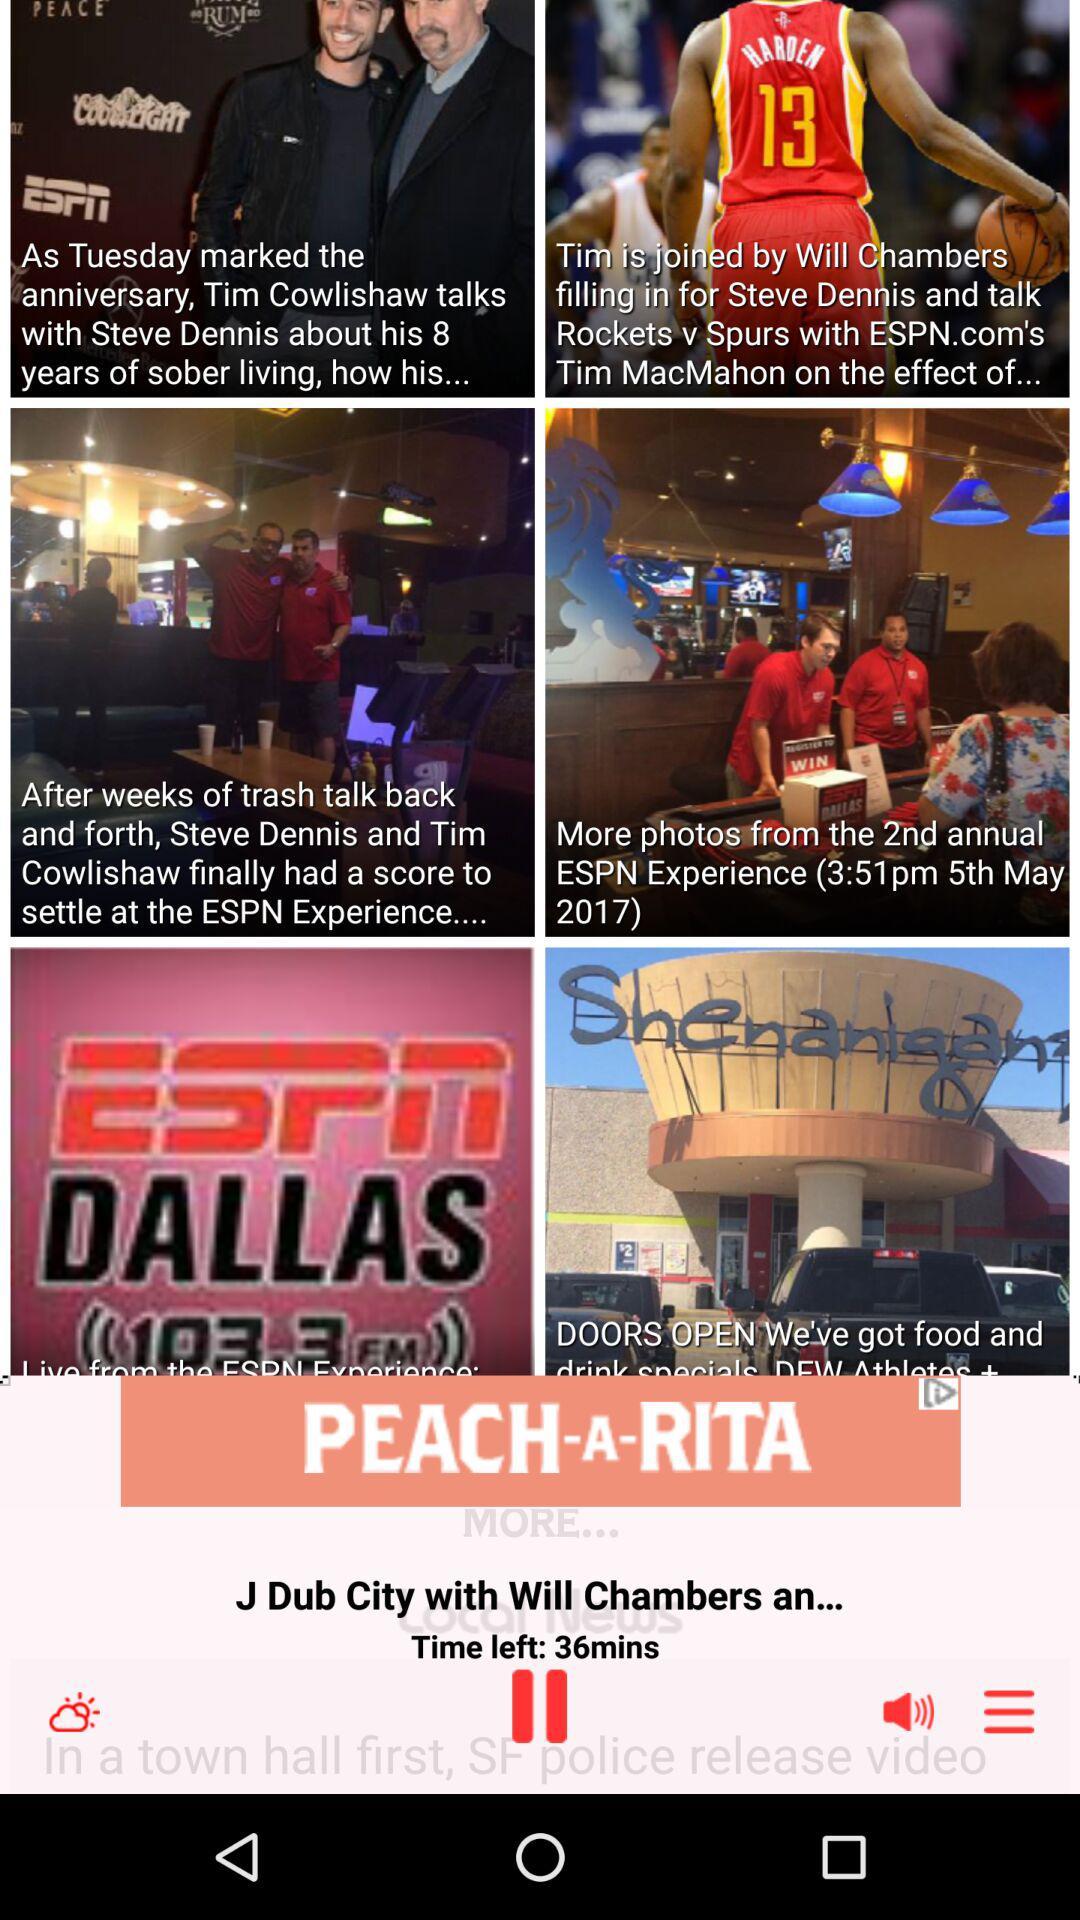 This screenshot has width=1080, height=1920. I want to click on the volume icon, so click(908, 1832).